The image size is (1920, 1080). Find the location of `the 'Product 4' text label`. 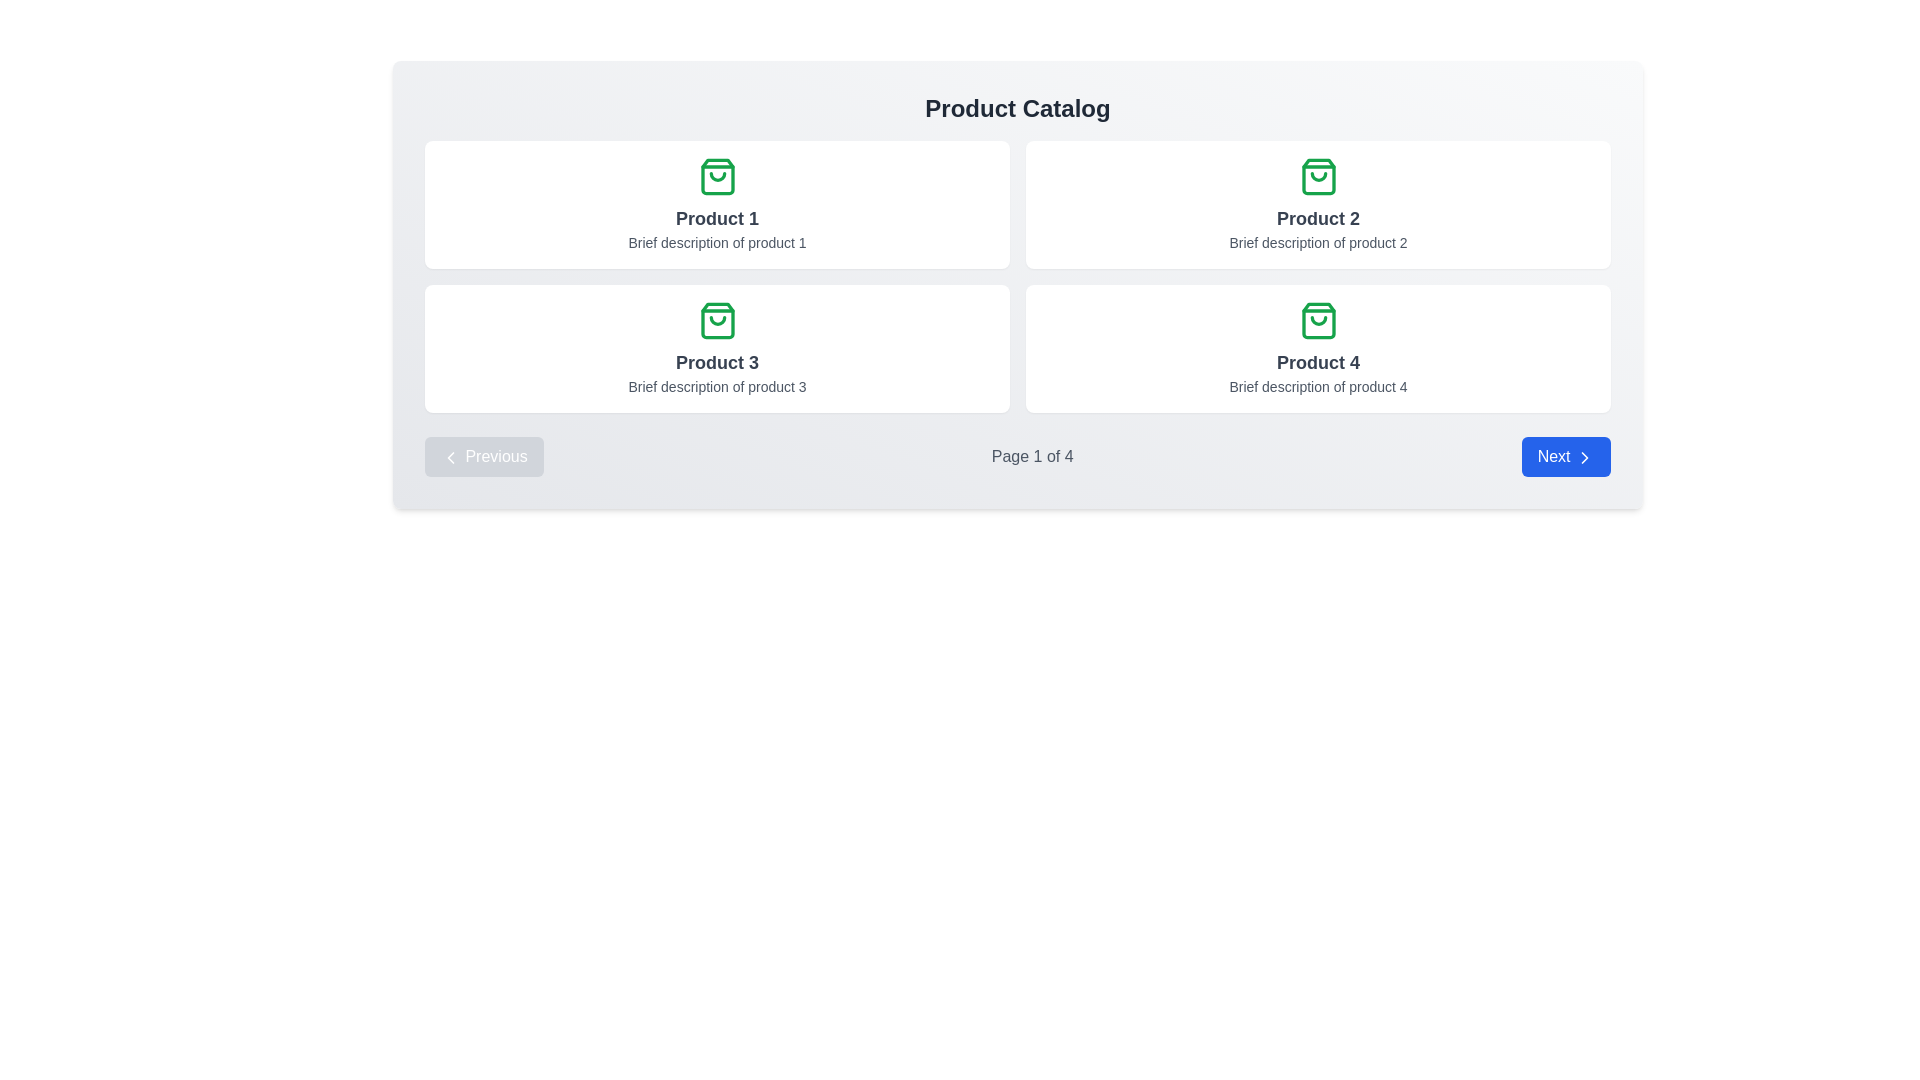

the 'Product 4' text label is located at coordinates (1318, 362).